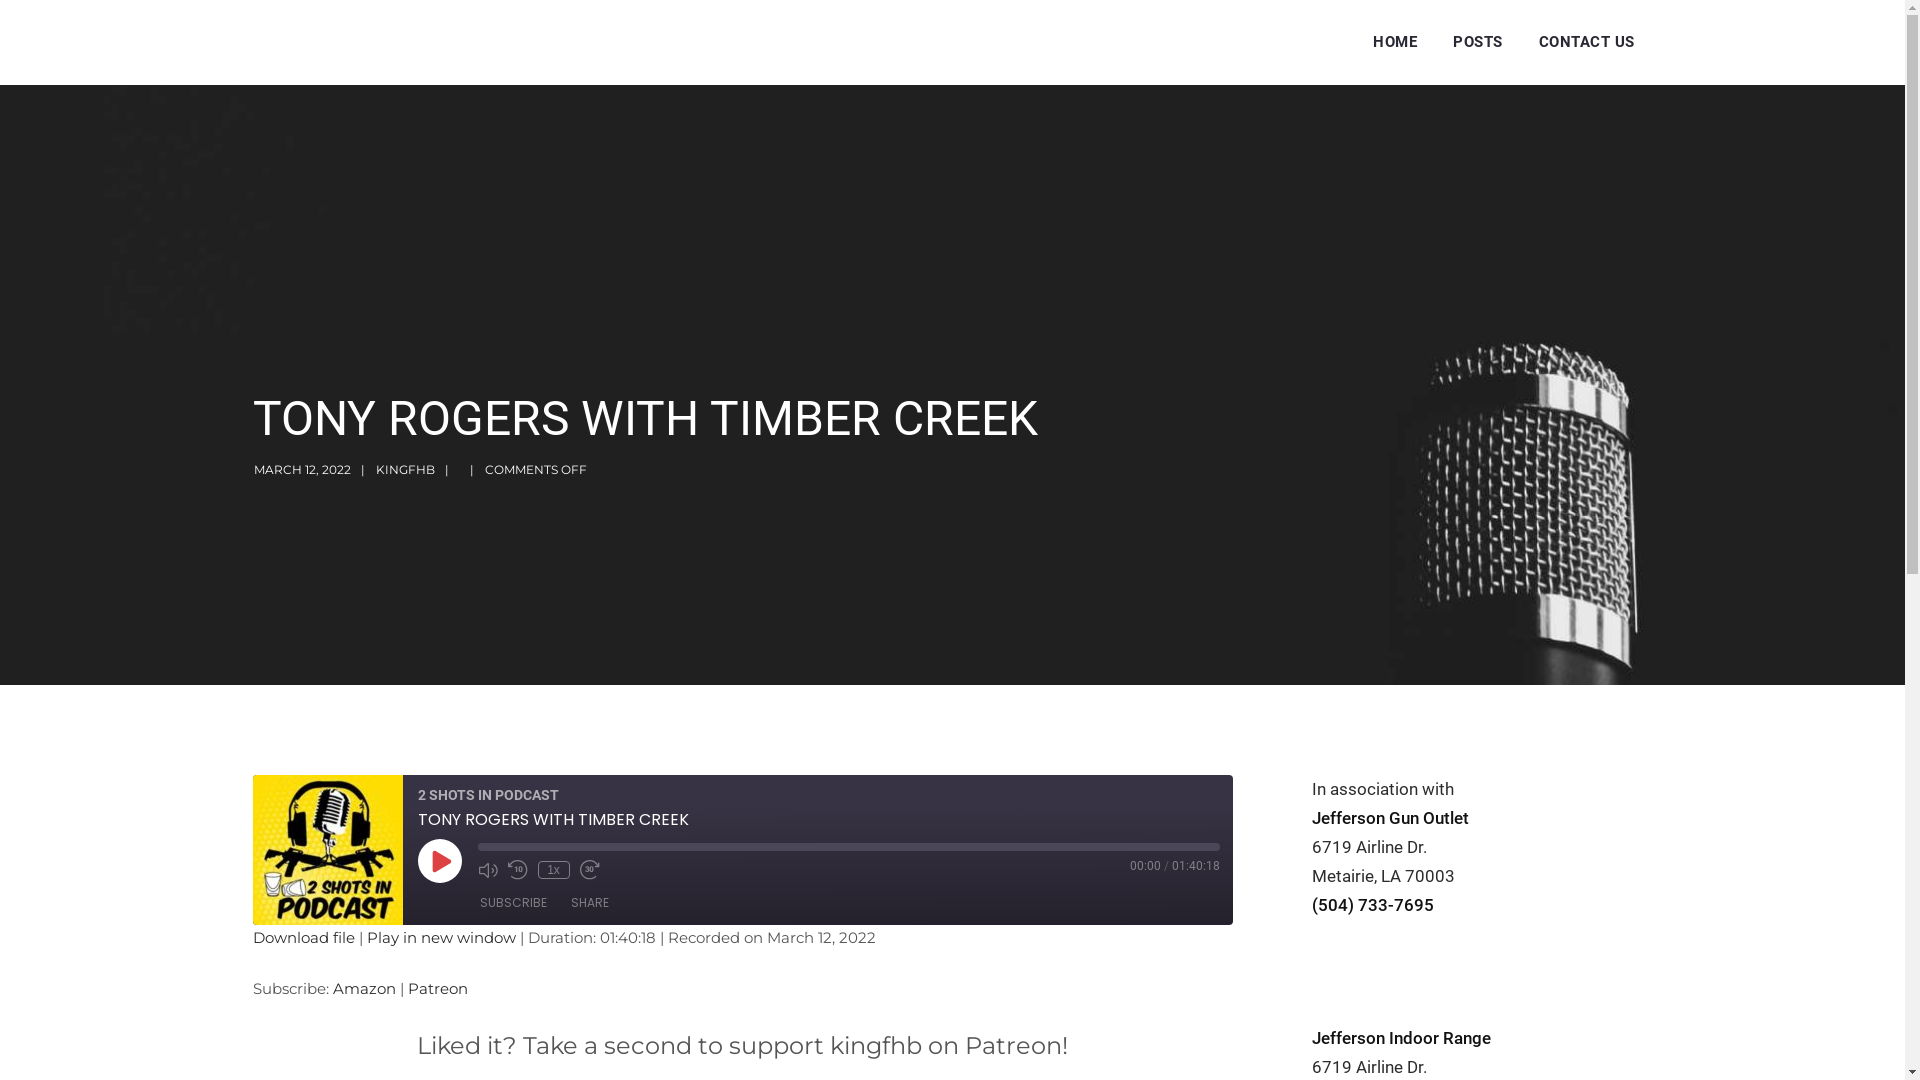 This screenshot has width=1920, height=1080. What do you see at coordinates (579, 869) in the screenshot?
I see `'Fast Forward 30 seconds'` at bounding box center [579, 869].